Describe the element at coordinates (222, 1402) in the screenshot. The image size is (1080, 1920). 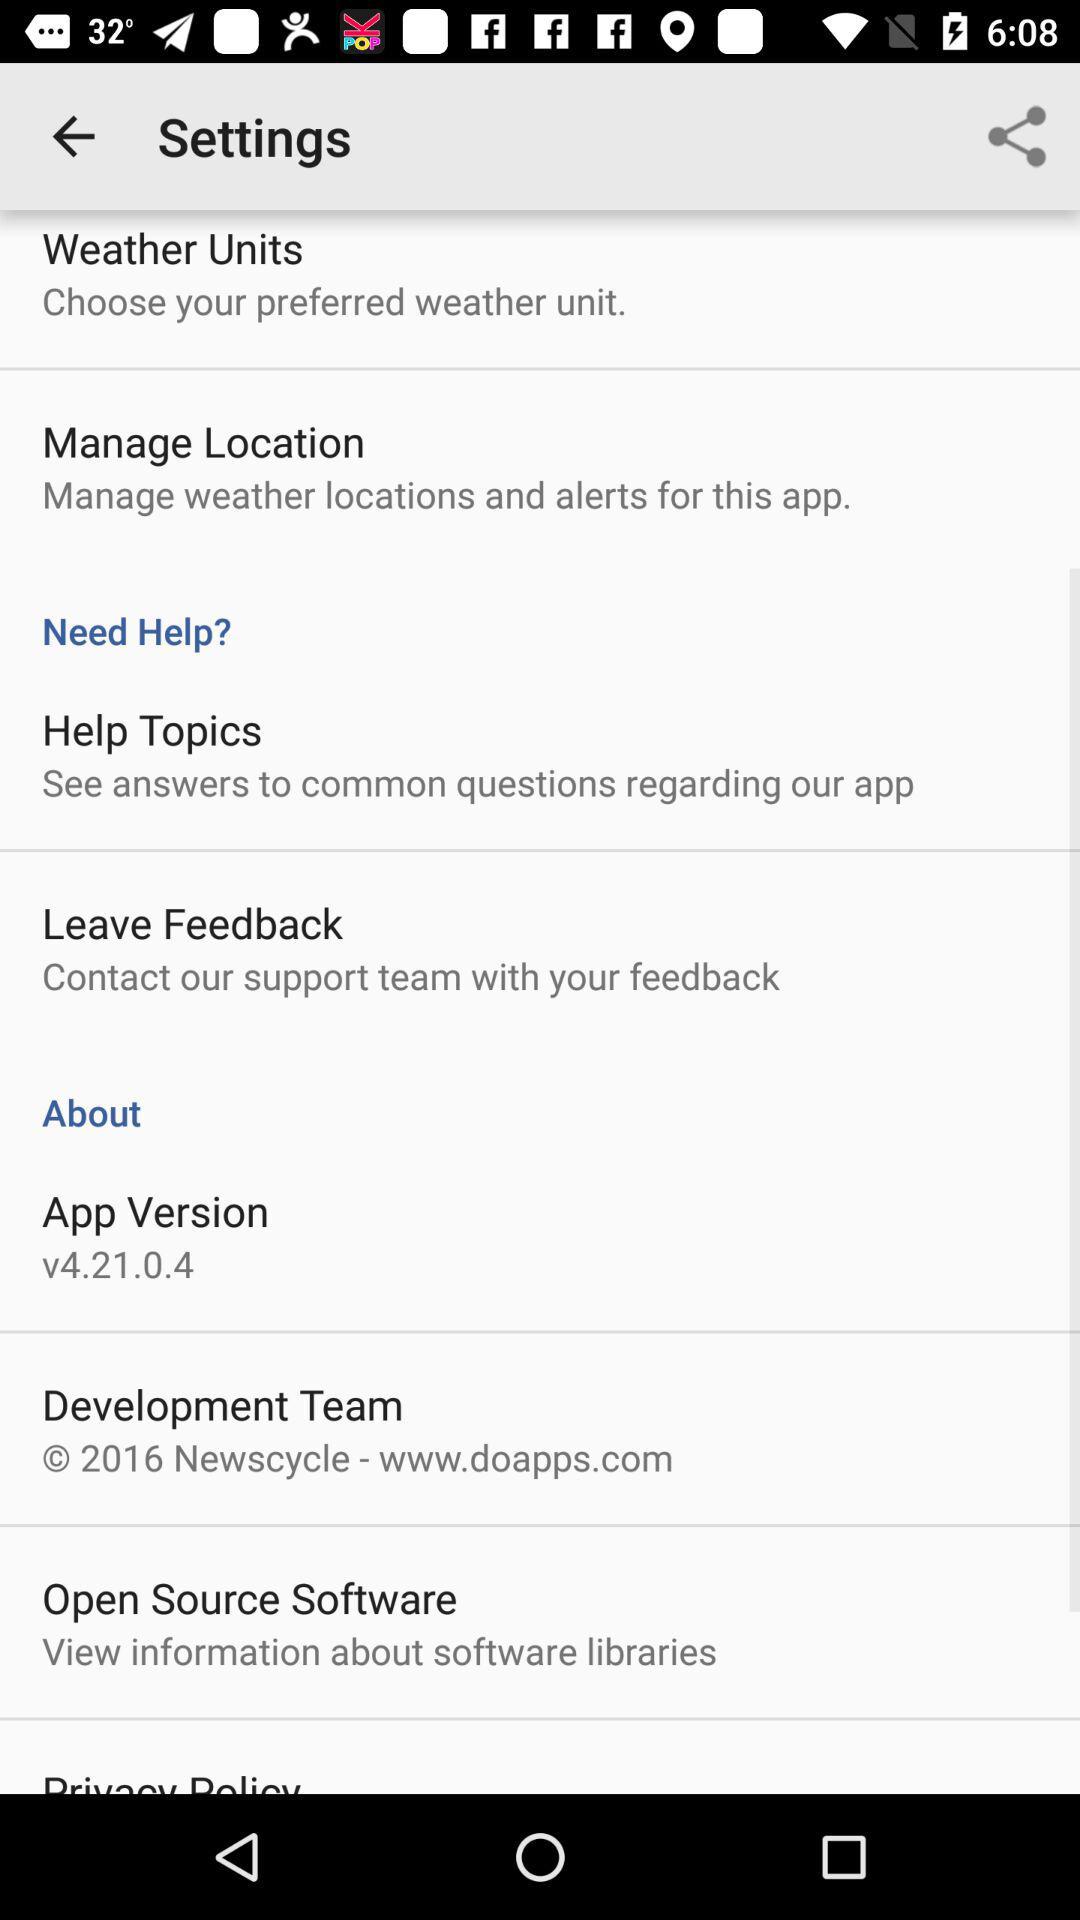
I see `development team icon` at that location.